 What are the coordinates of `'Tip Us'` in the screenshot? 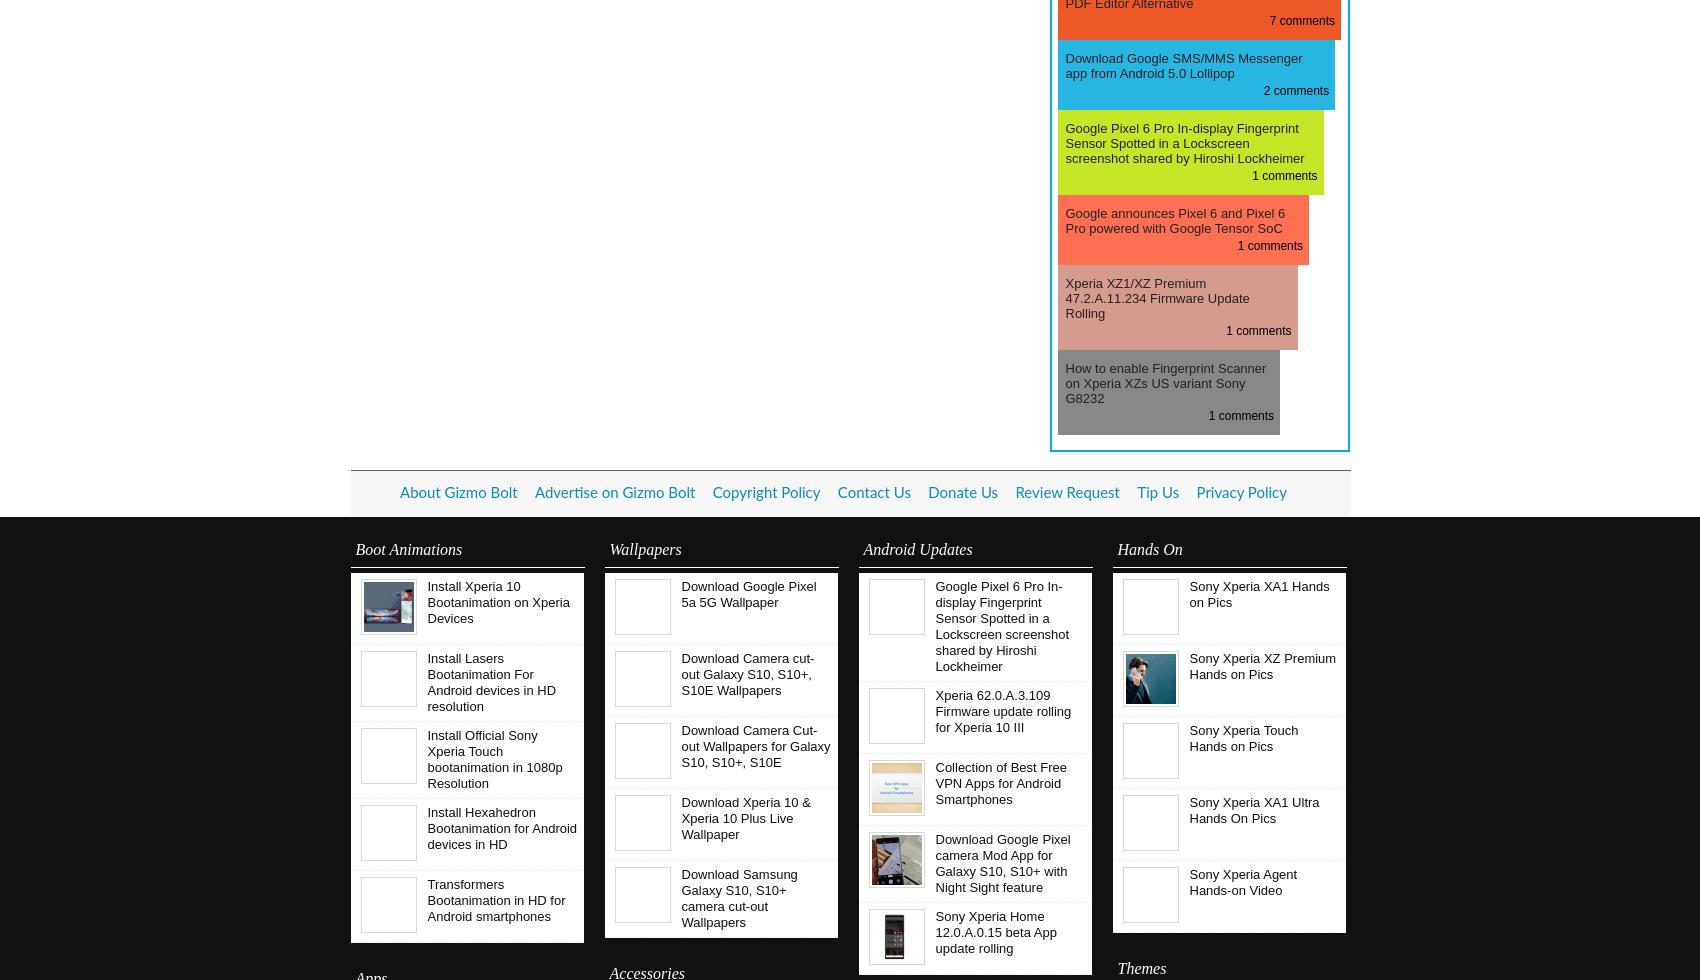 It's located at (1158, 493).